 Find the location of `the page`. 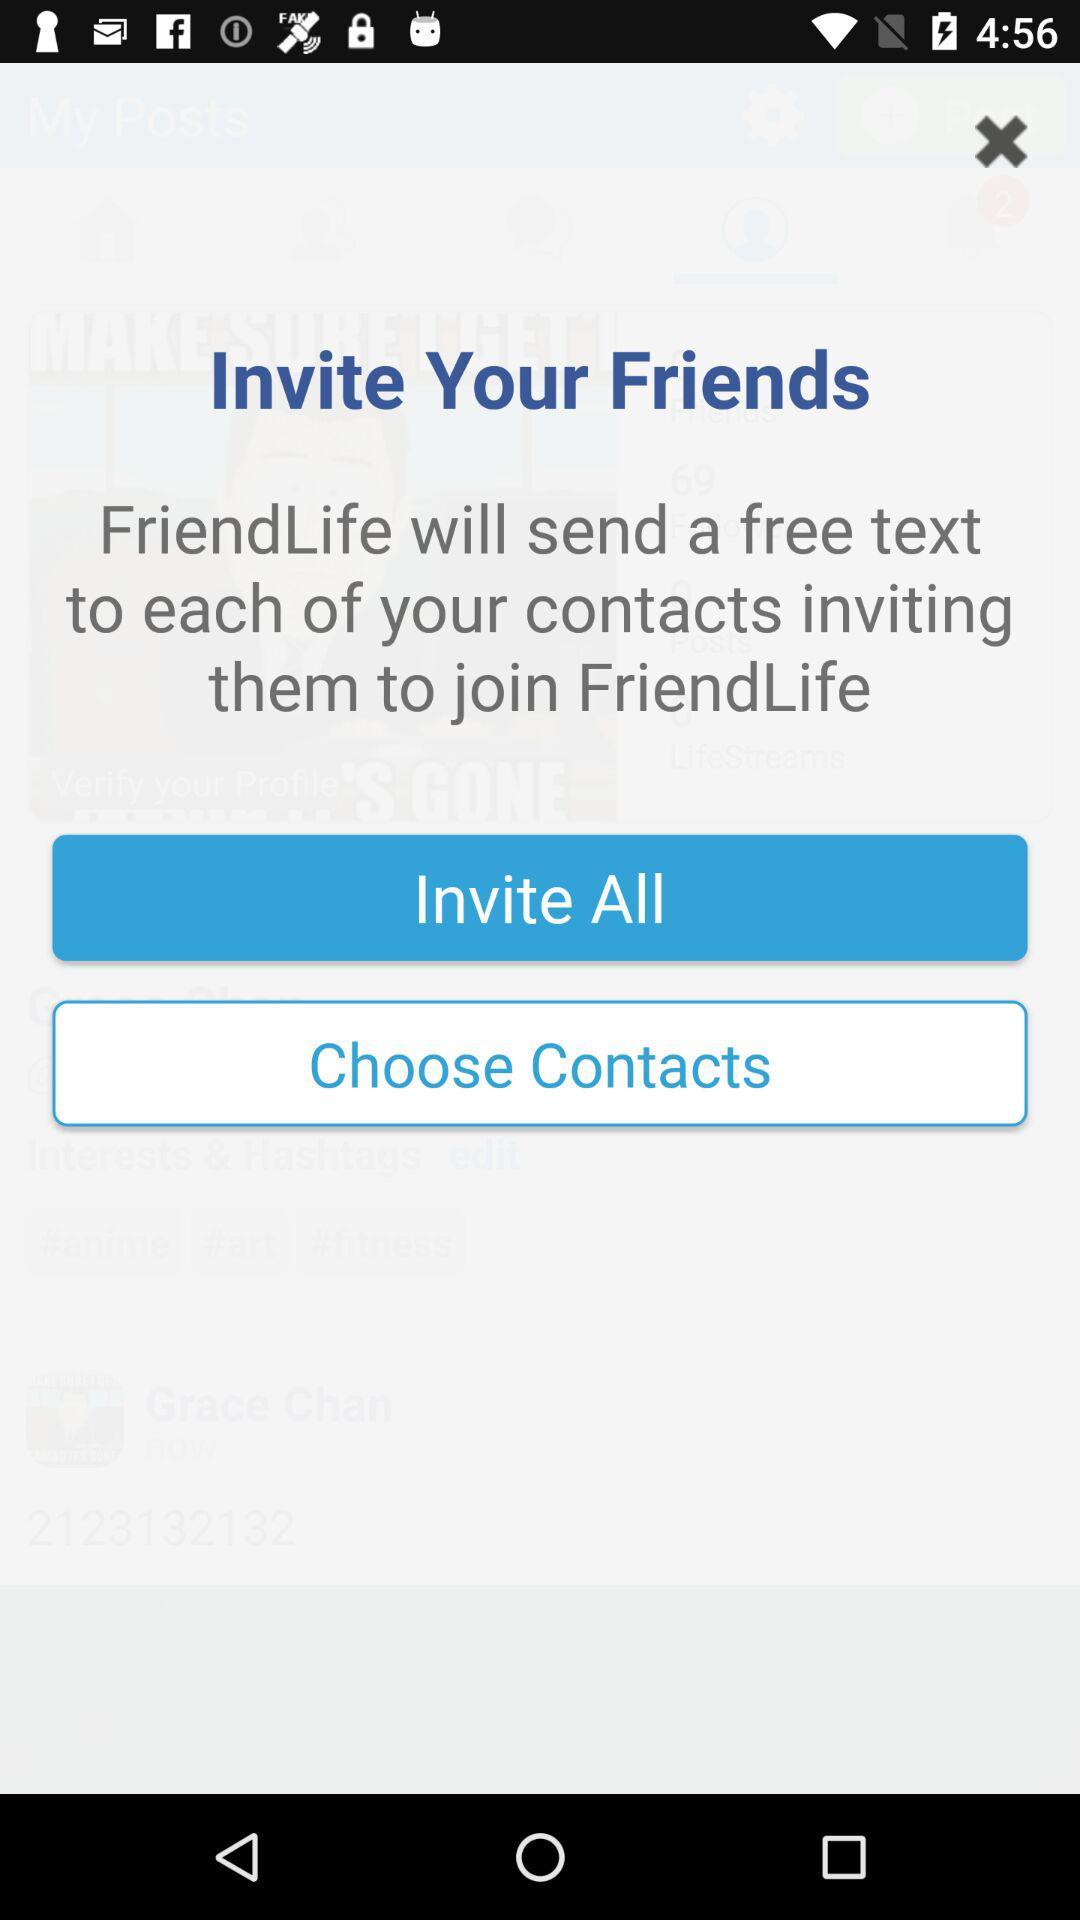

the page is located at coordinates (1001, 140).